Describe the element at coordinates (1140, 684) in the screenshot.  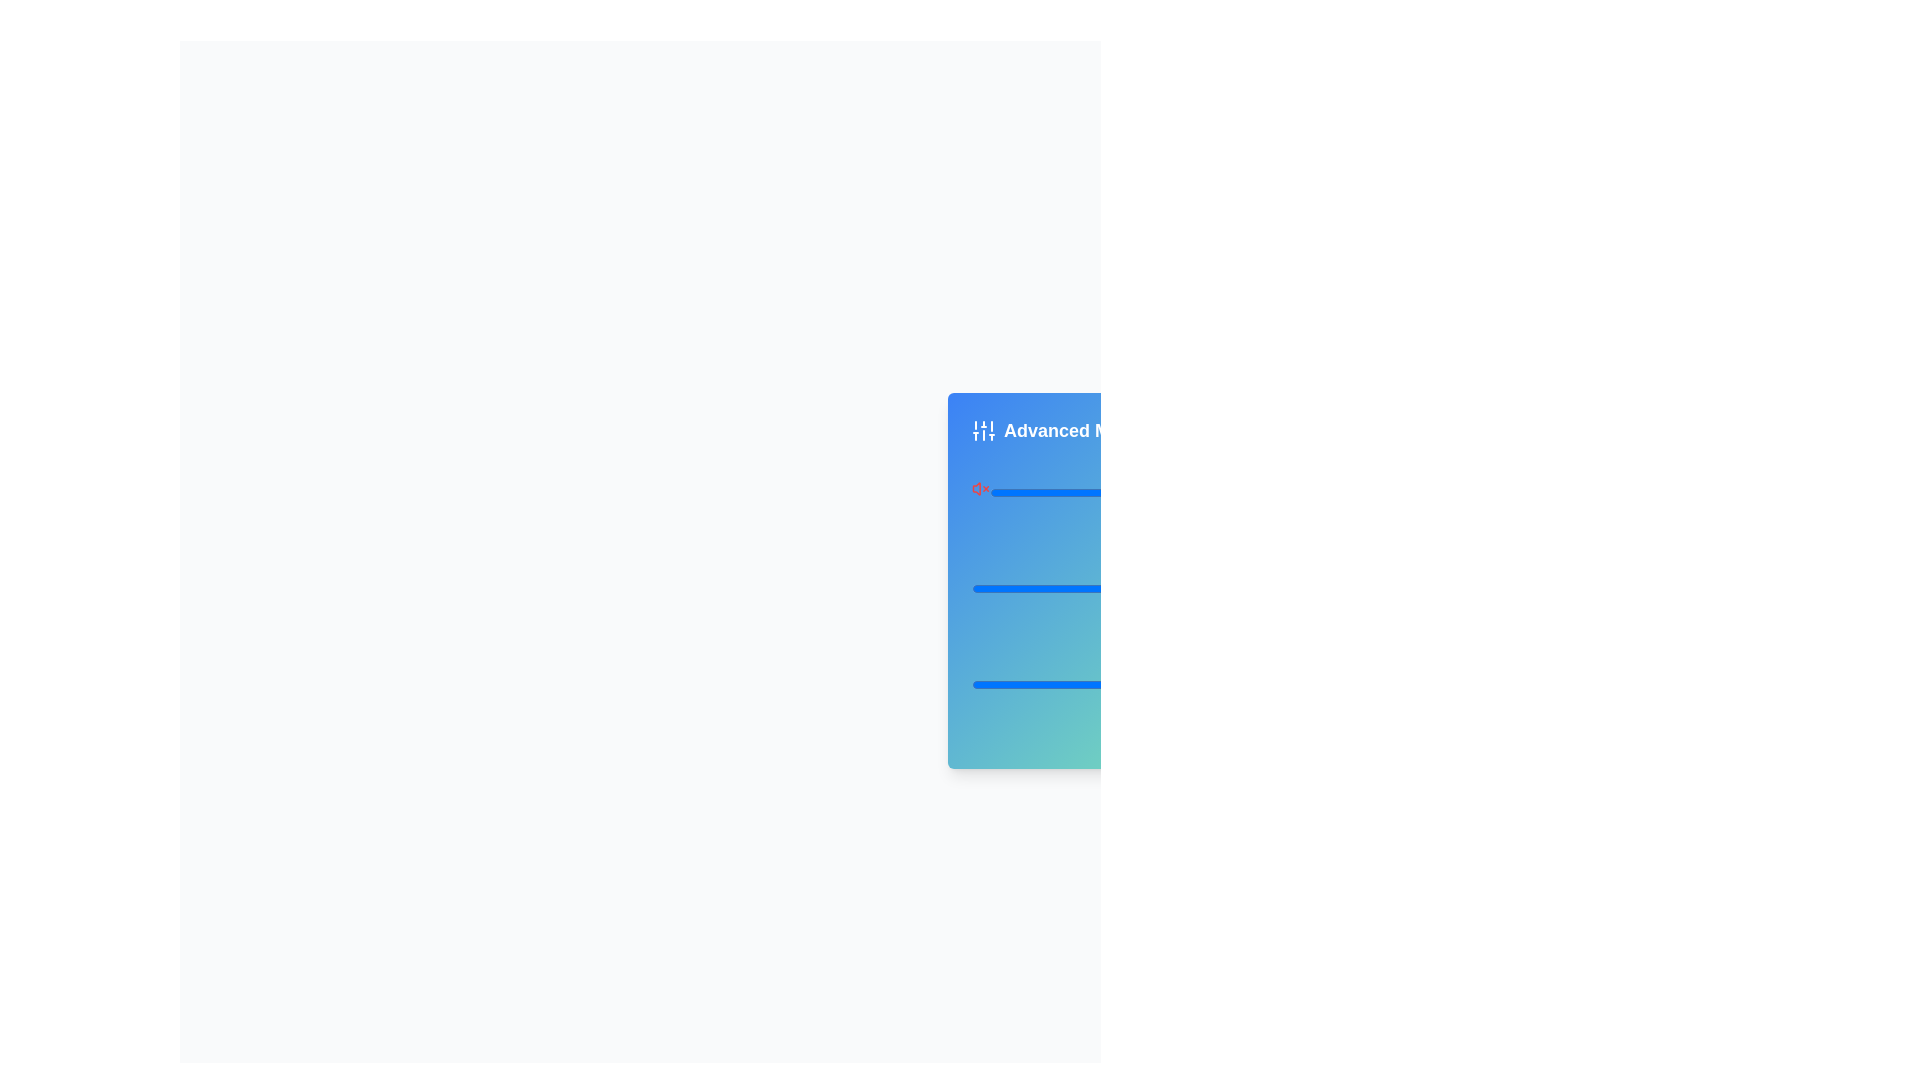
I see `slider value` at that location.